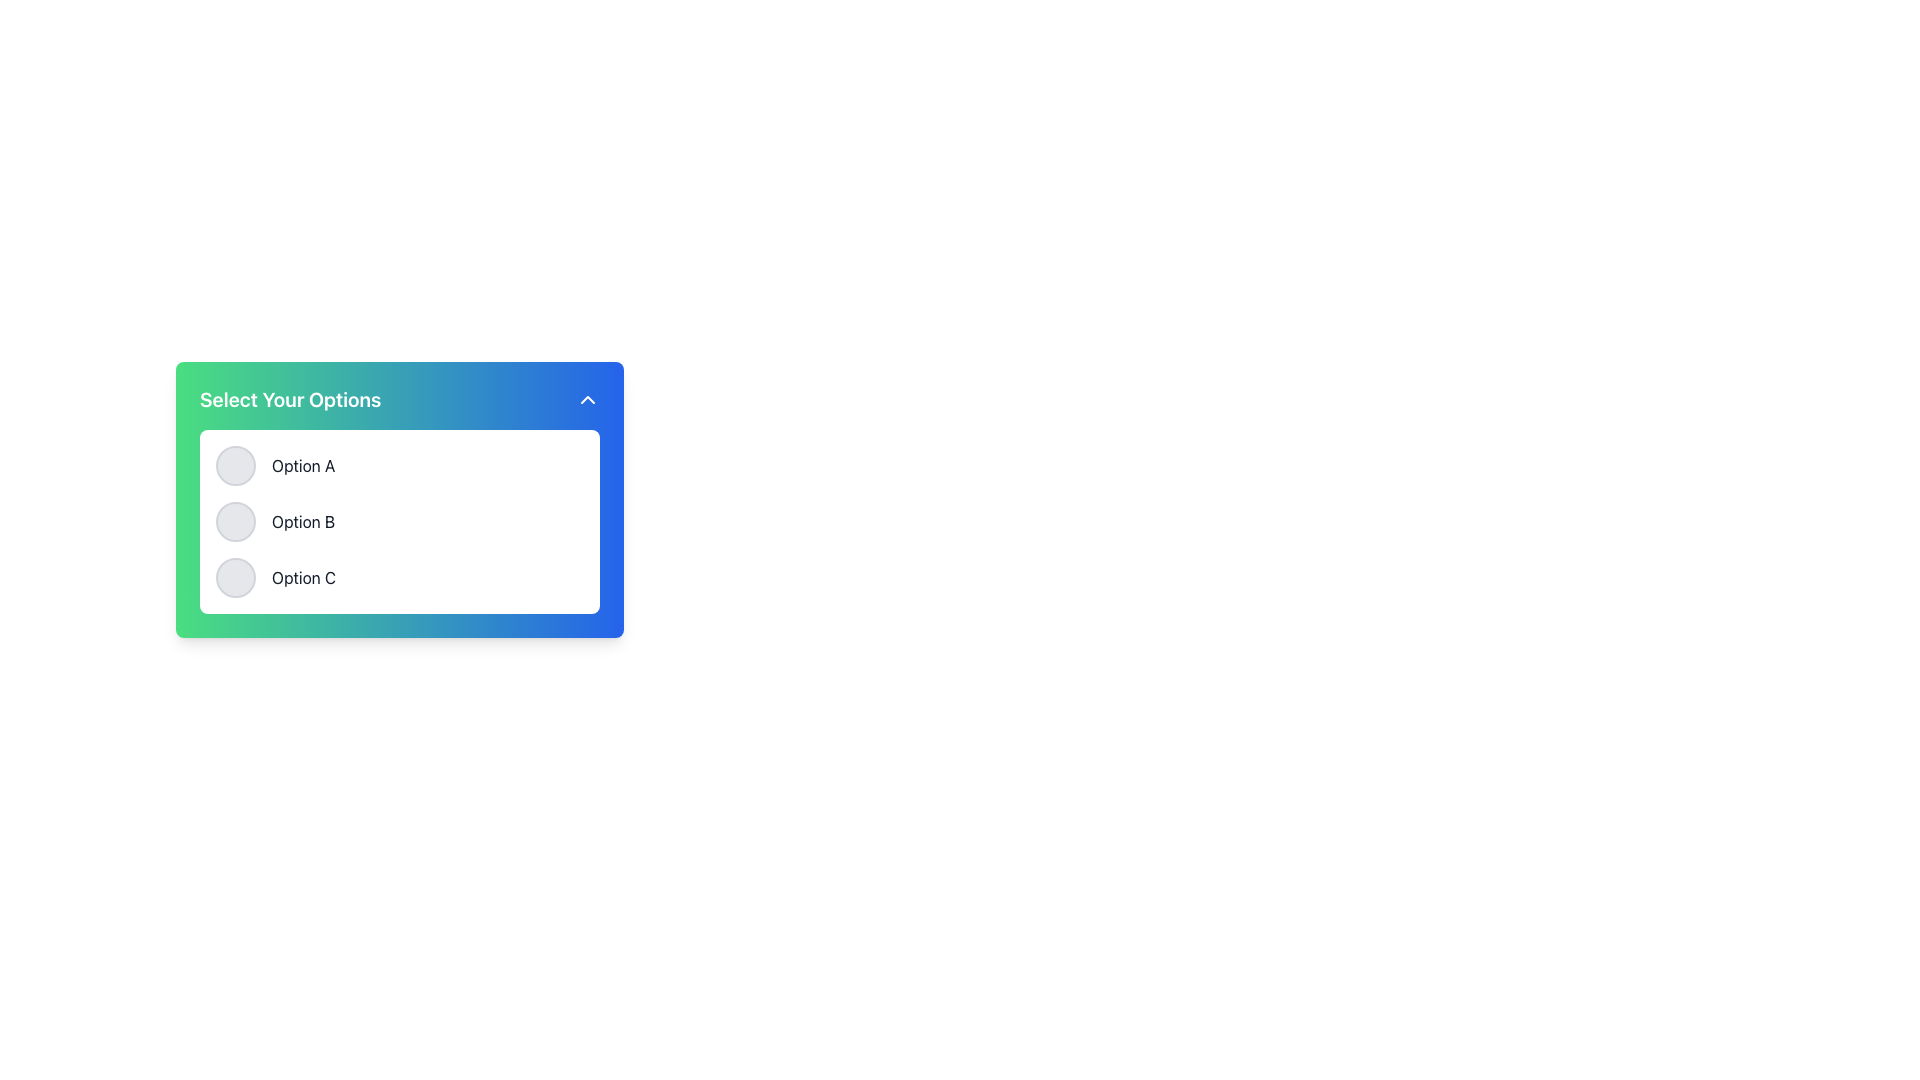 The height and width of the screenshot is (1080, 1920). What do you see at coordinates (302, 520) in the screenshot?
I see `the text label displaying 'Option B', which is part of a selectable list of options and is positioned next to a radio button` at bounding box center [302, 520].